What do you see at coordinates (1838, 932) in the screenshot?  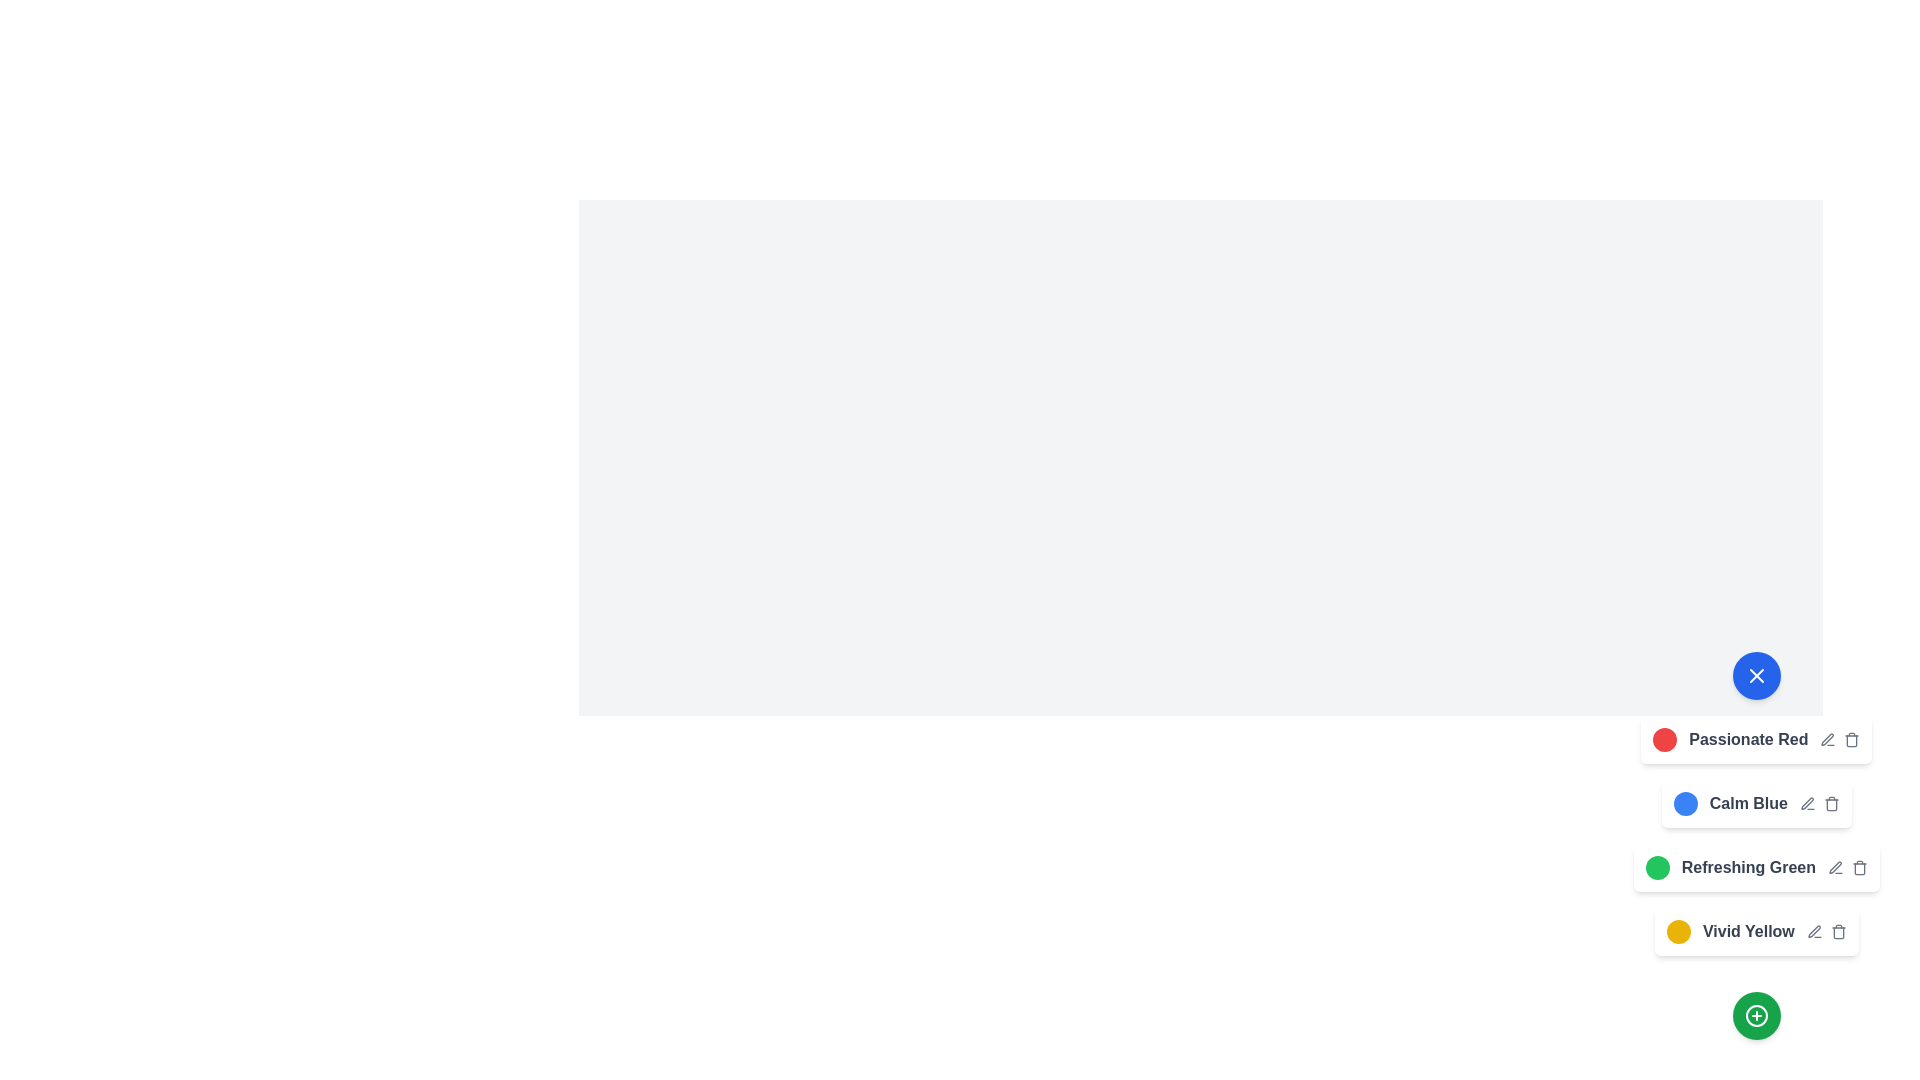 I see `the trash icon to delete the color theme Vivid Yellow` at bounding box center [1838, 932].